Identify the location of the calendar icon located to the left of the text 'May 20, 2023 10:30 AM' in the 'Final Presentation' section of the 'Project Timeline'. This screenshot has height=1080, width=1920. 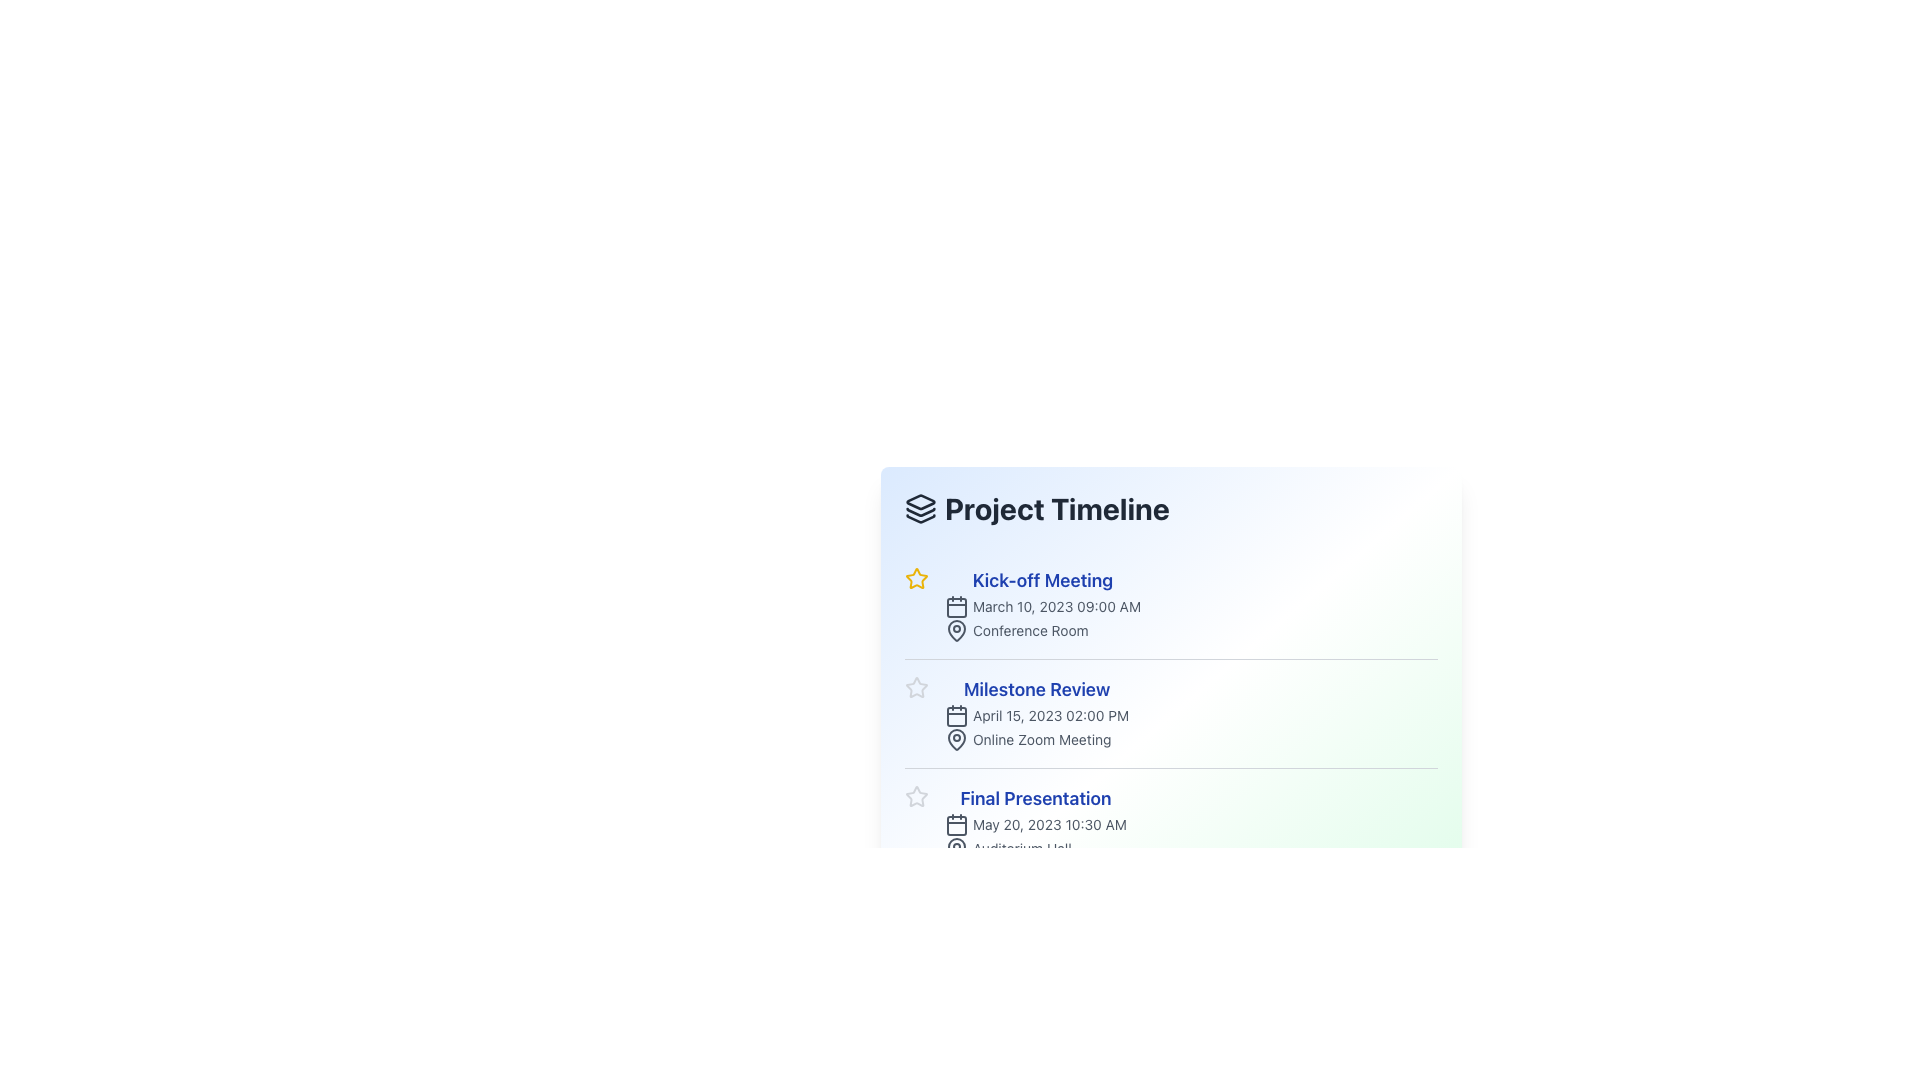
(955, 825).